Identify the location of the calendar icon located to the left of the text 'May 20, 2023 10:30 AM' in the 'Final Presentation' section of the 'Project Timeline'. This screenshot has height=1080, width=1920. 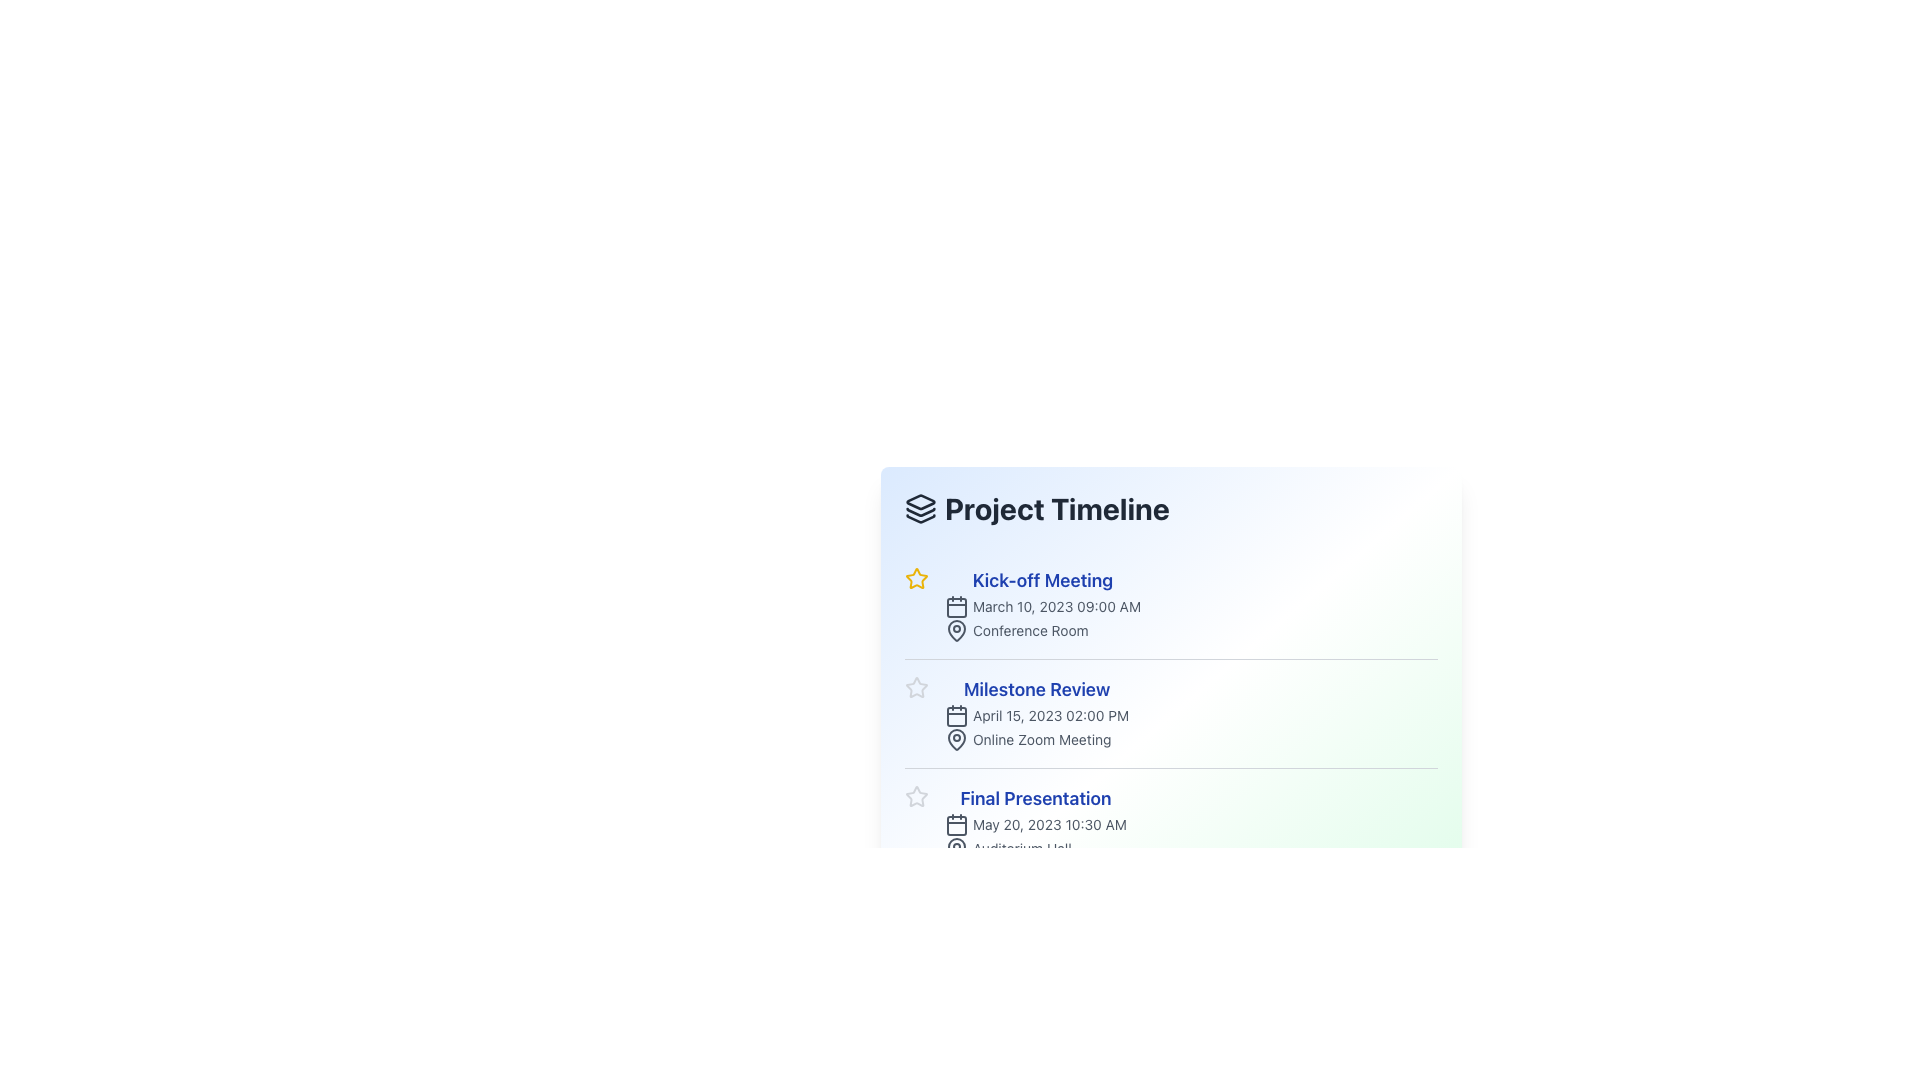
(955, 825).